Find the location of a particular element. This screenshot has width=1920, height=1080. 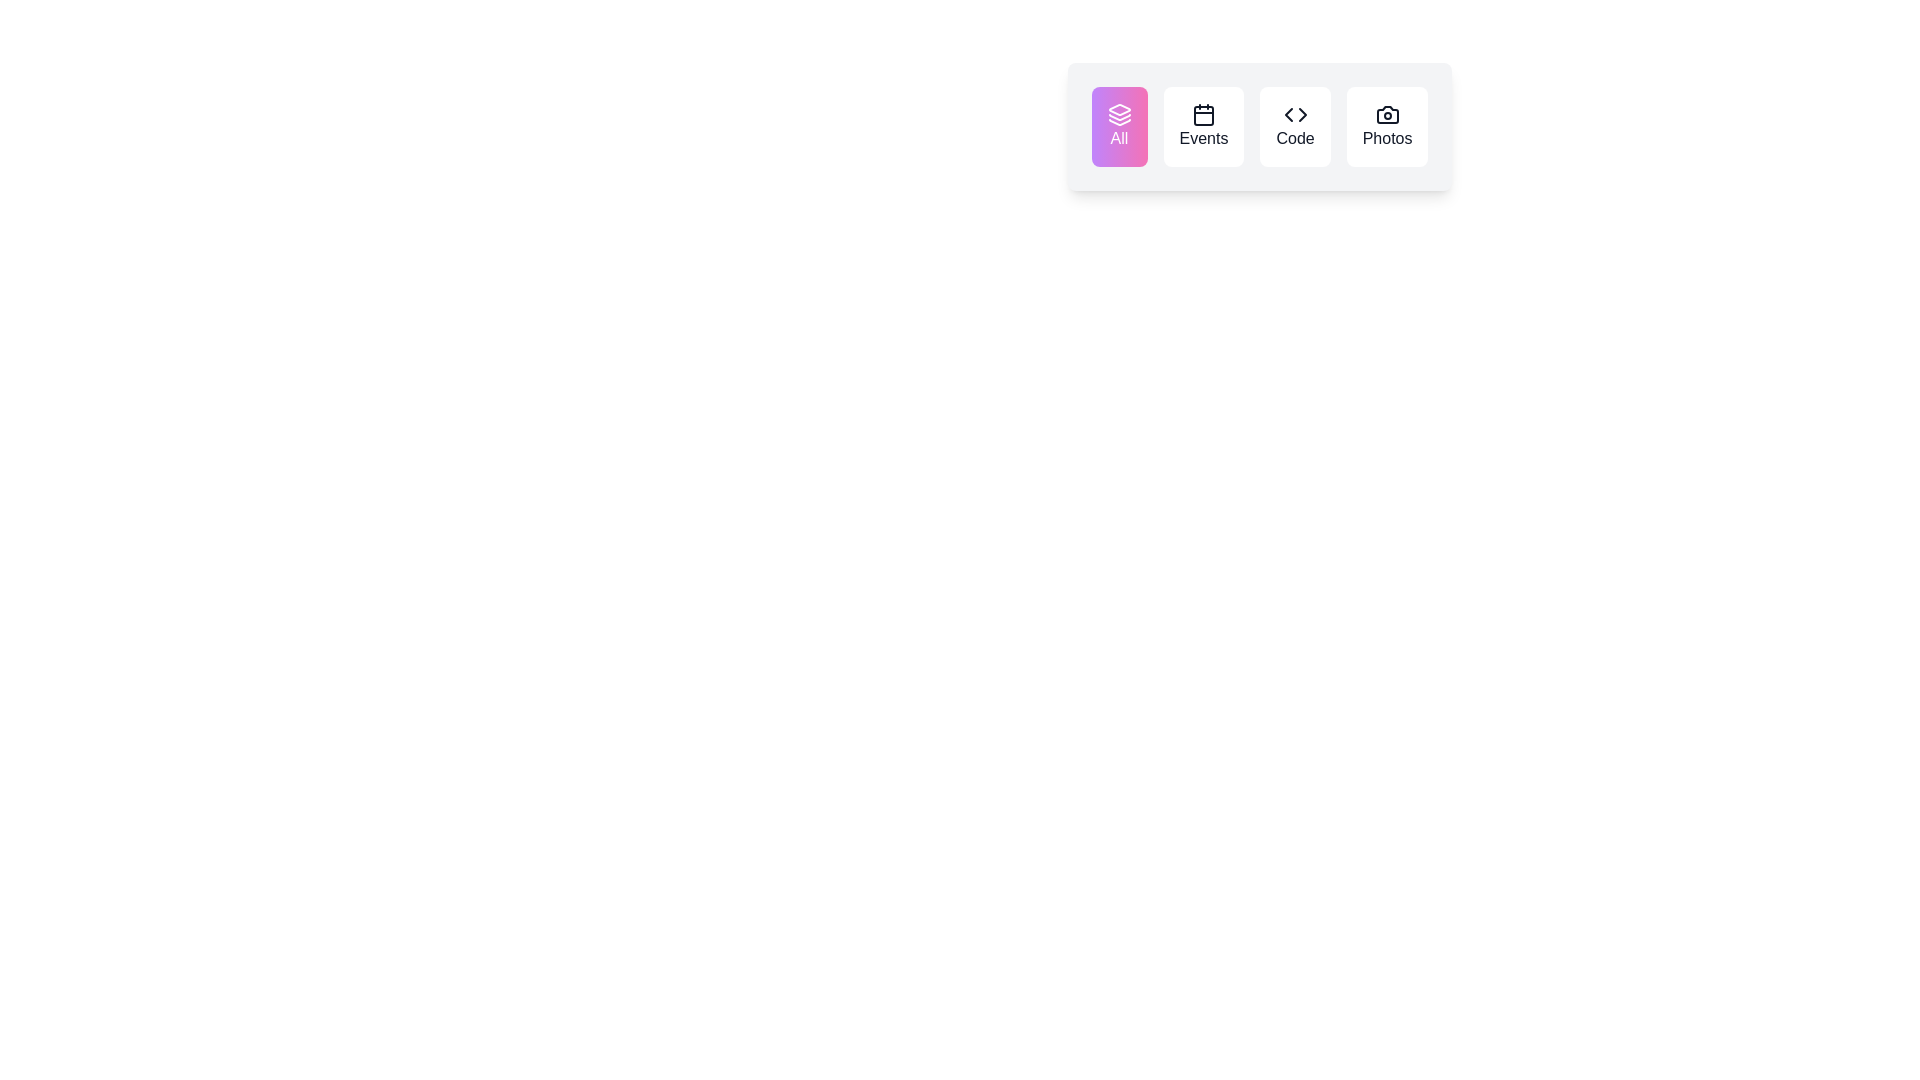

the left-pointing chevron icon within the 'Code' button, which is part of a pair of chevrons in an SVG icon is located at coordinates (1288, 115).